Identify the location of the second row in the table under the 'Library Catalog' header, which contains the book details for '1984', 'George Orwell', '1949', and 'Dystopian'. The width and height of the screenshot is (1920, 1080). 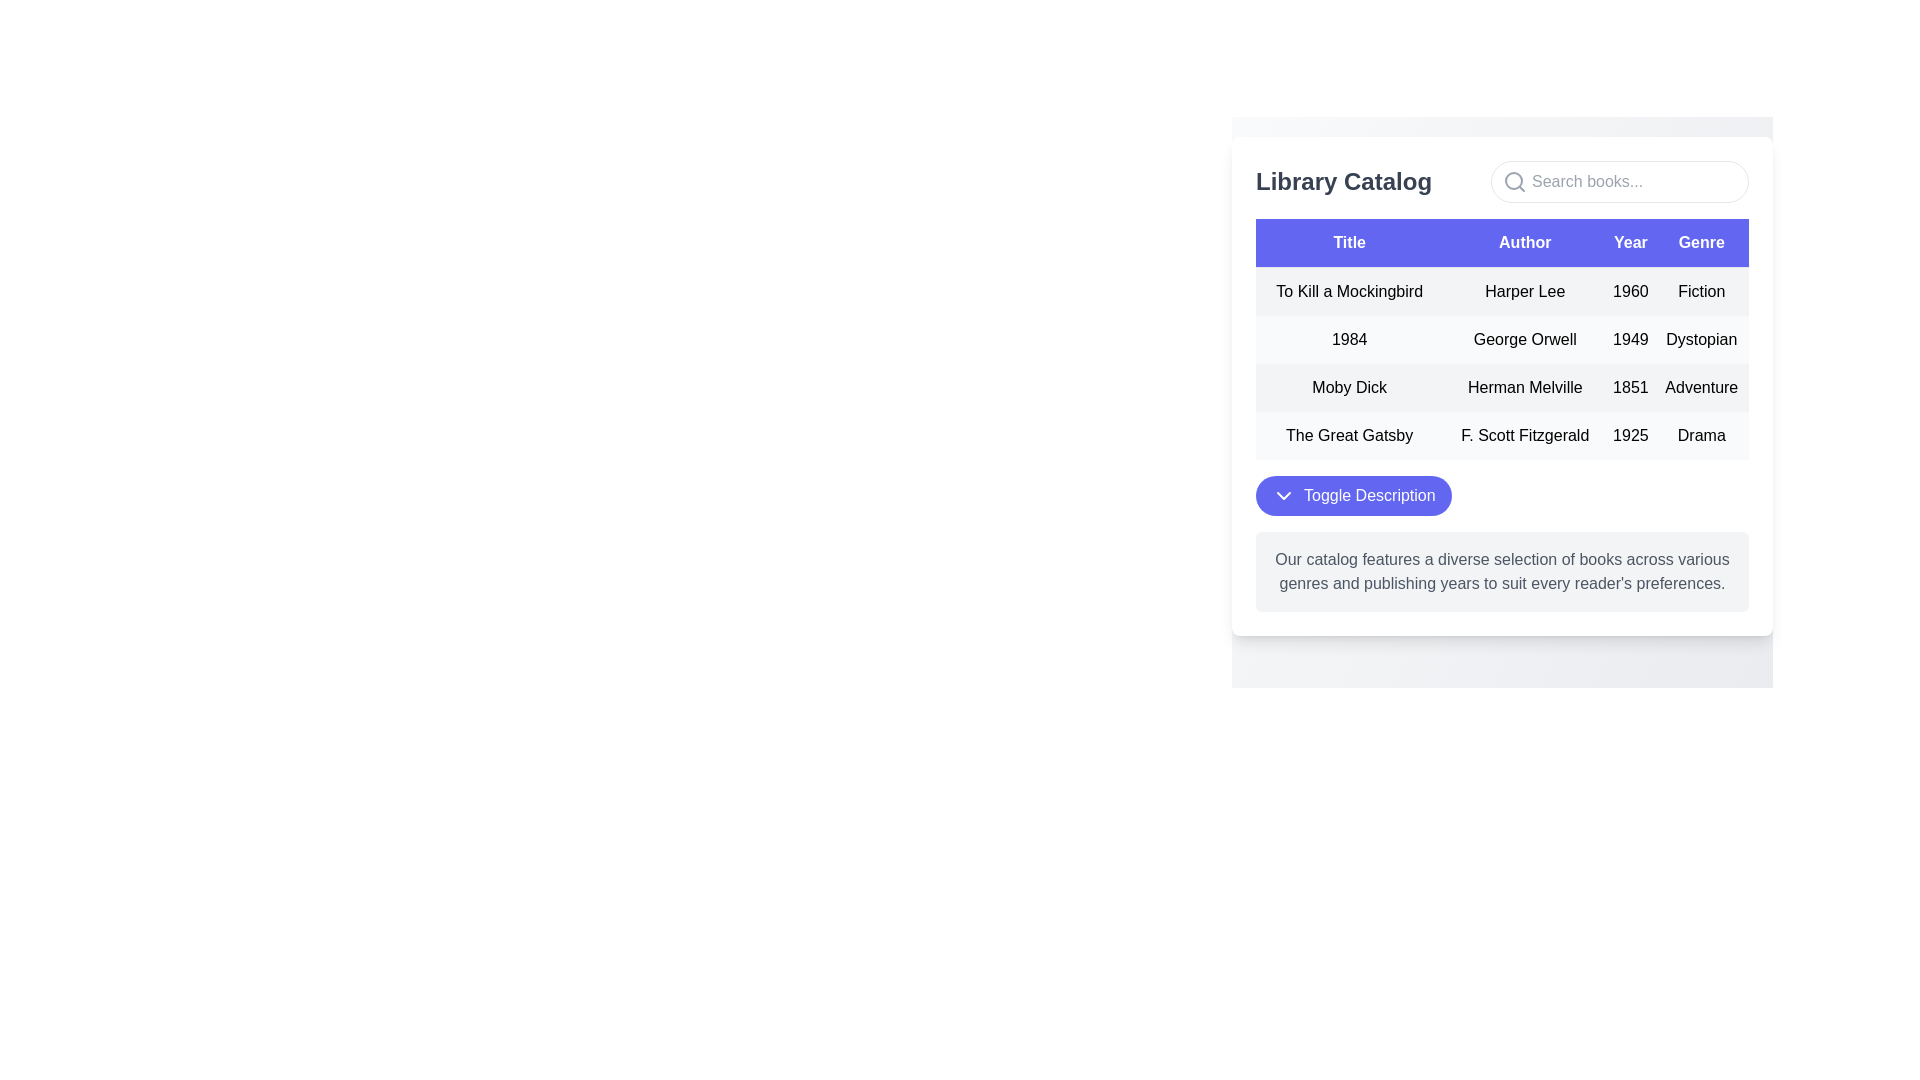
(1502, 338).